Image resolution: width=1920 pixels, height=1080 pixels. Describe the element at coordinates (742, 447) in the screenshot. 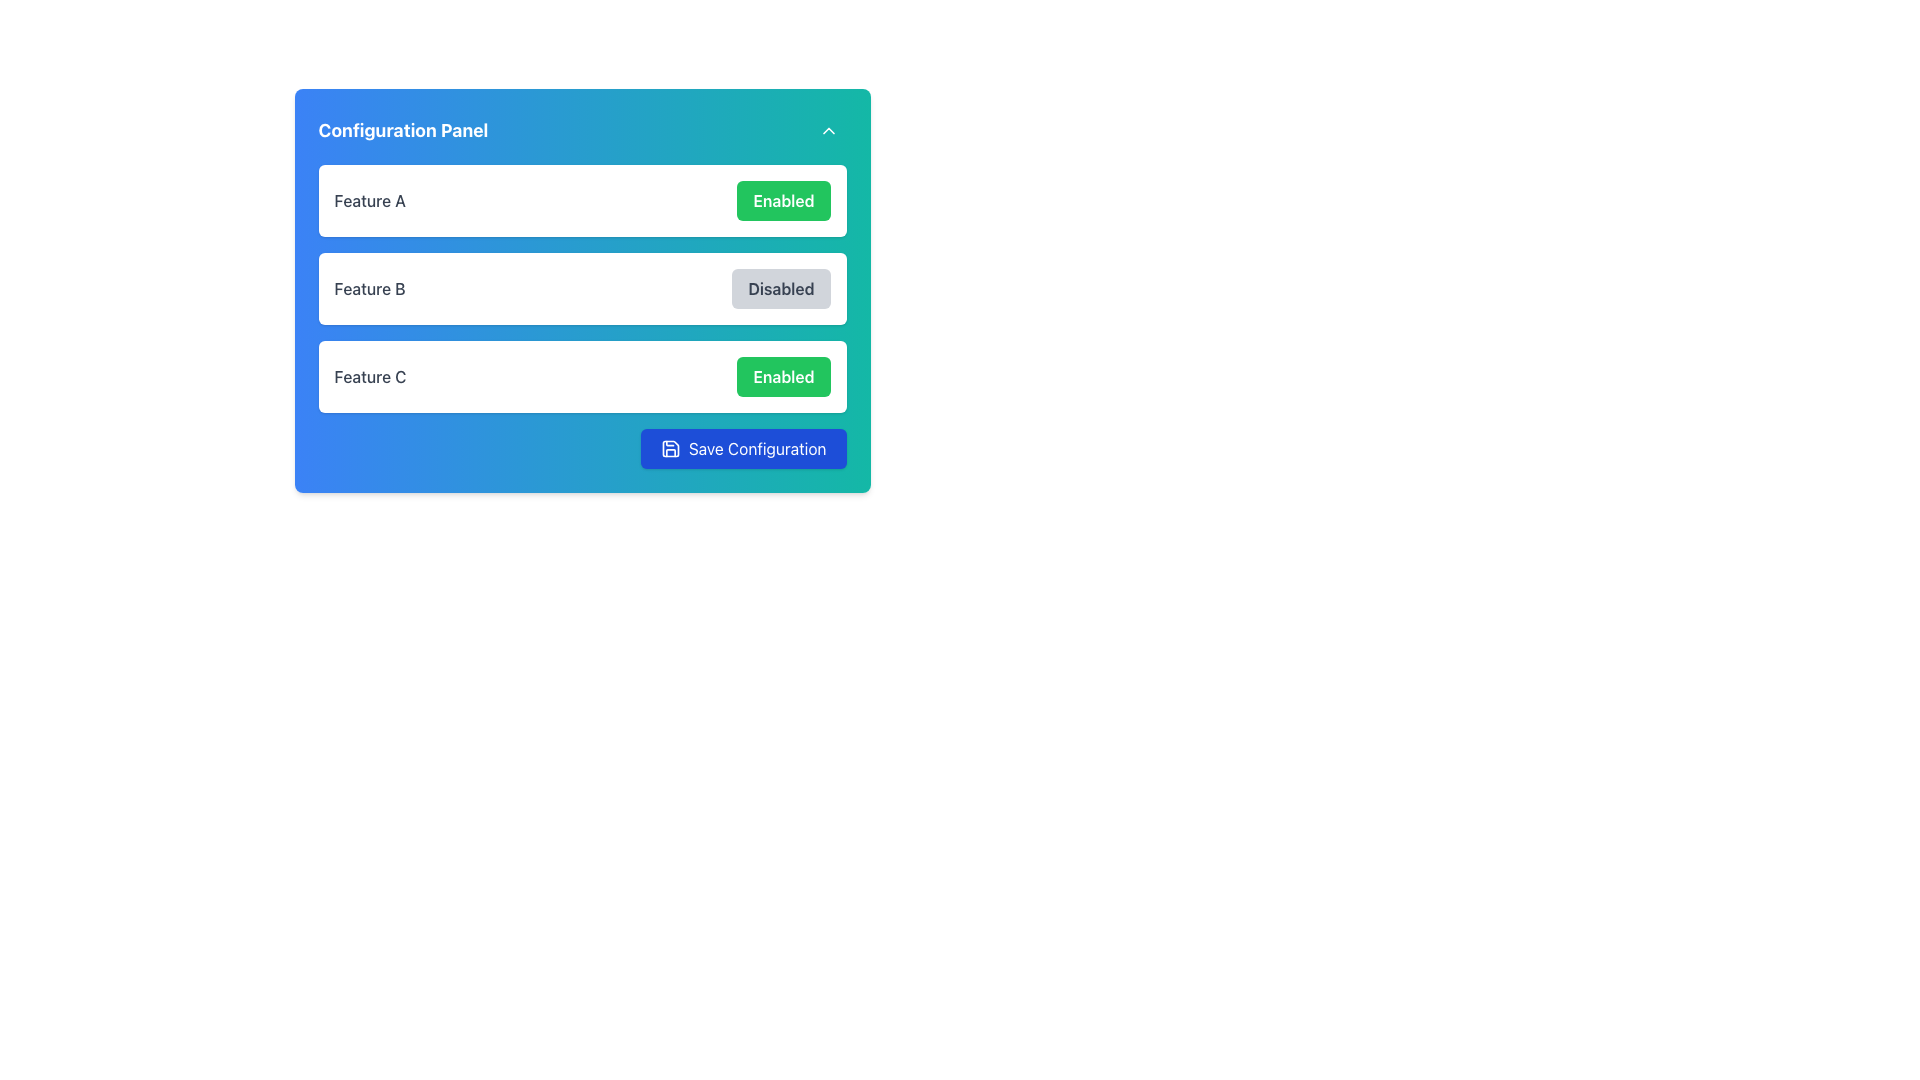

I see `the rectangular 'Save Configuration' button with a blue background and white text, located at the bottom-right corner of the 'Configuration Panel'` at that location.